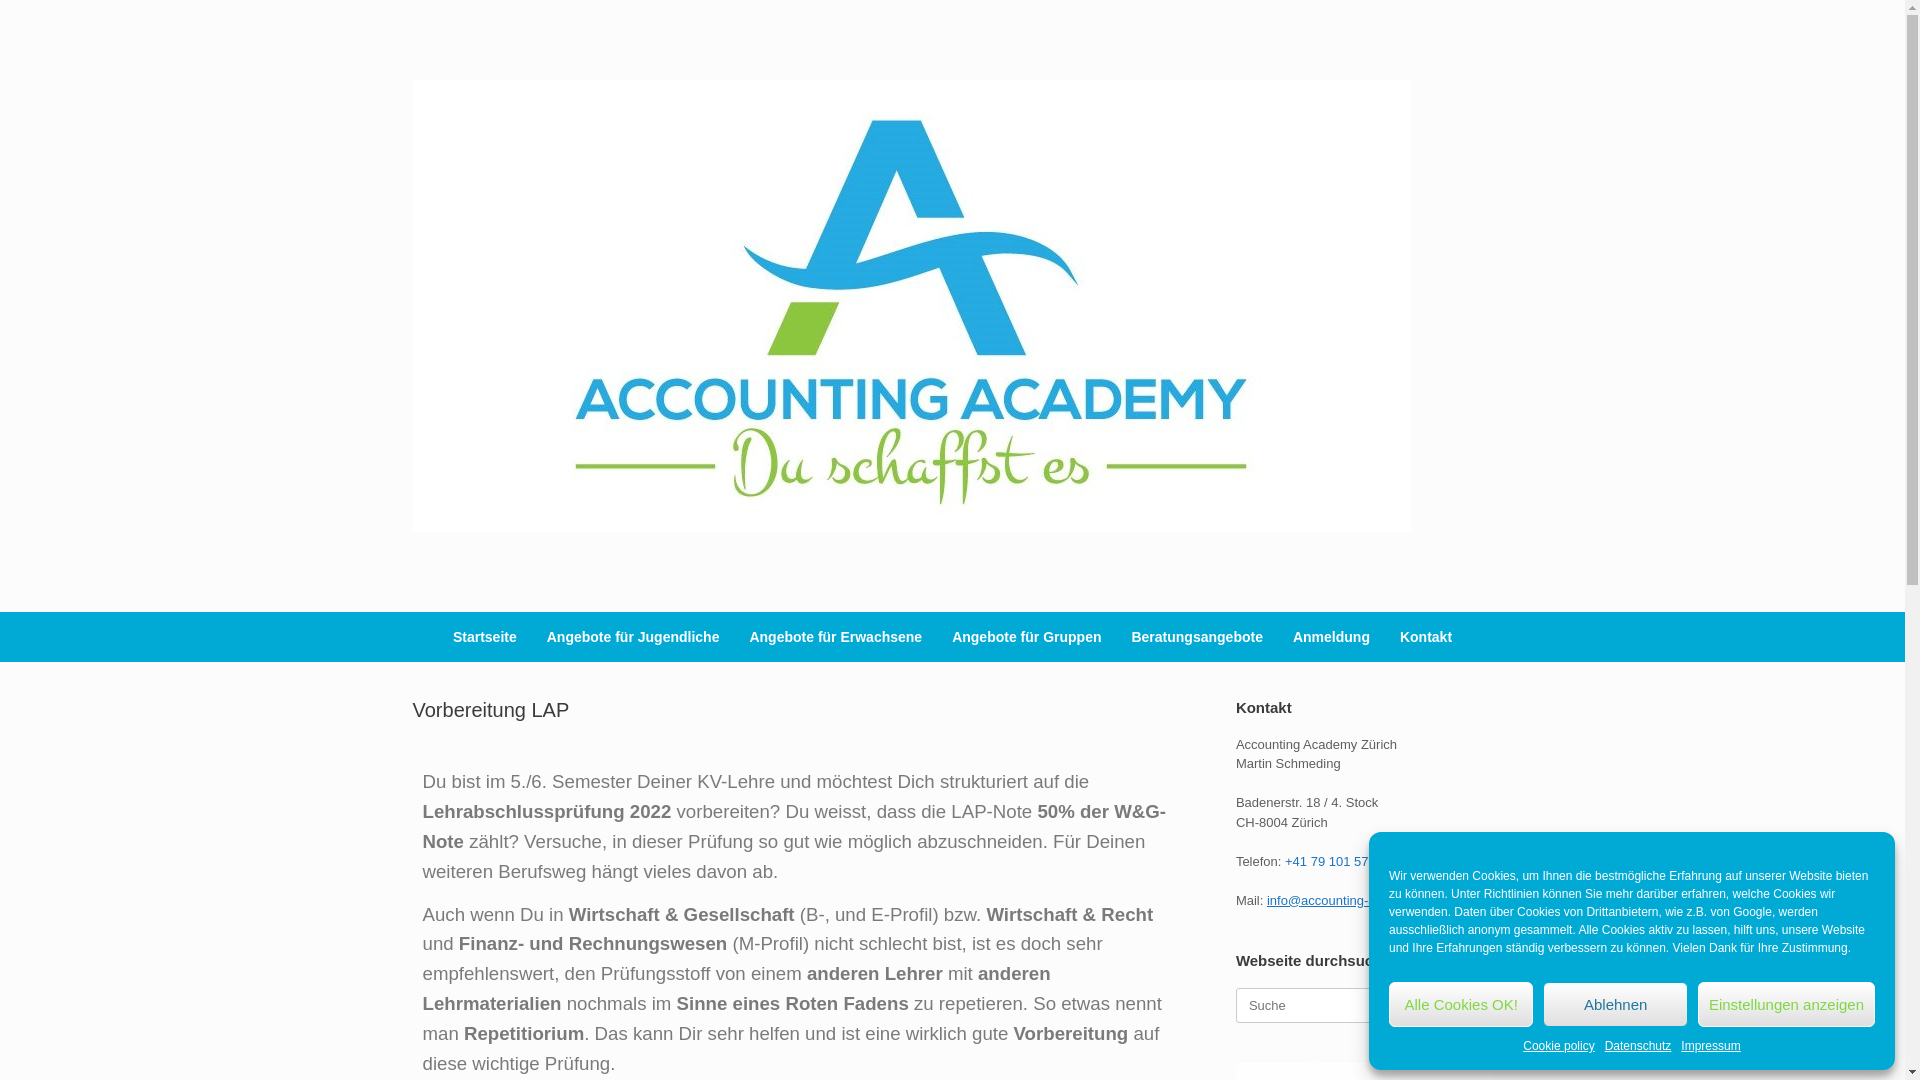 This screenshot has width=1920, height=1080. What do you see at coordinates (1557, 1044) in the screenshot?
I see `'Cookie policy'` at bounding box center [1557, 1044].